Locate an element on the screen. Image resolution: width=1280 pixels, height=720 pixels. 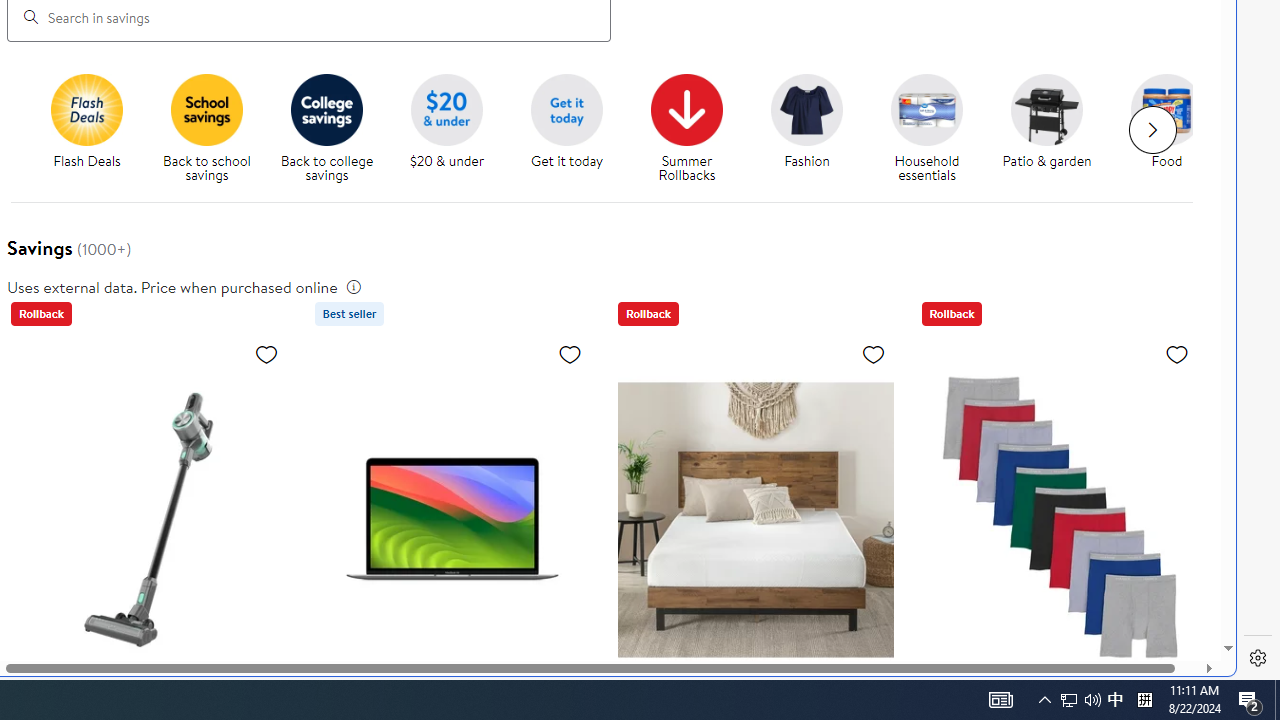
'Fashion' is located at coordinates (815, 129).